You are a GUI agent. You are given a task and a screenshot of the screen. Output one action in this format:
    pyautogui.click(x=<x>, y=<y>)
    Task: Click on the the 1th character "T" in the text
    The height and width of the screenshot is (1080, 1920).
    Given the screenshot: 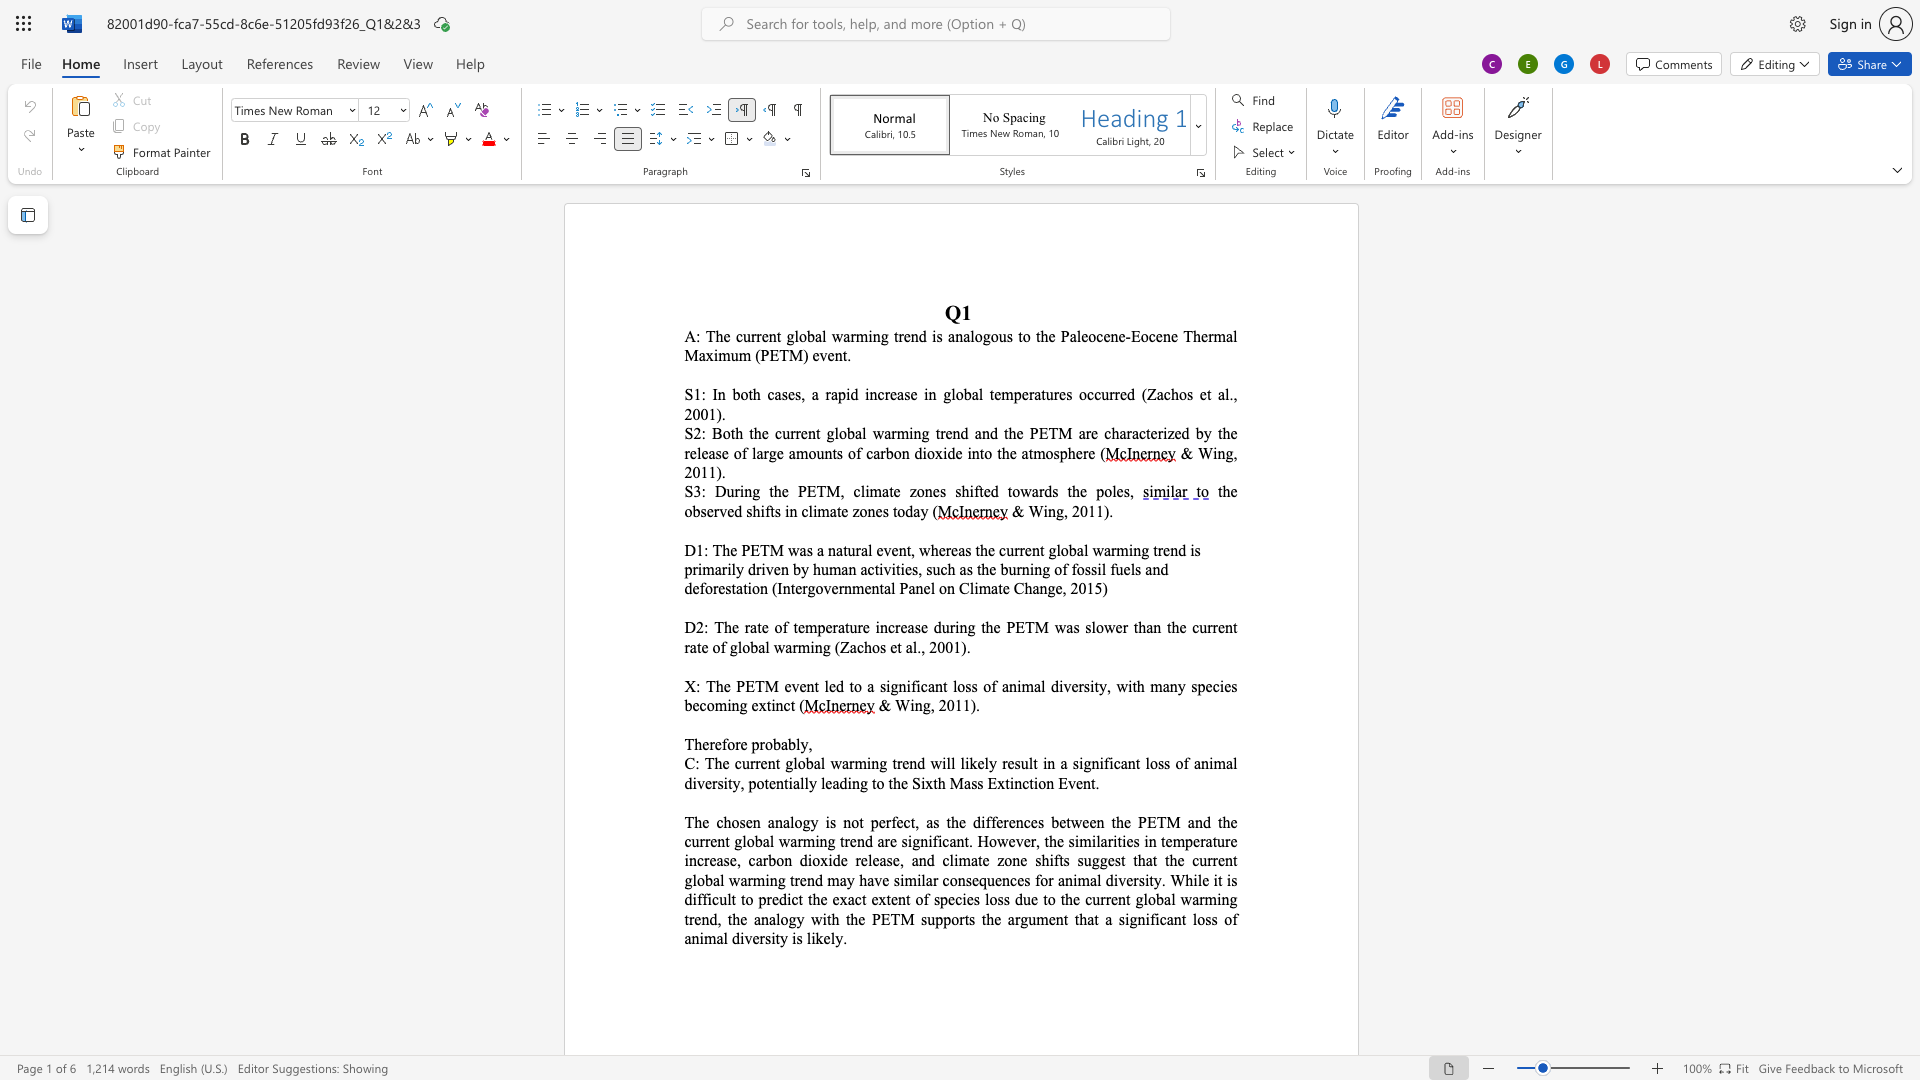 What is the action you would take?
    pyautogui.click(x=709, y=763)
    